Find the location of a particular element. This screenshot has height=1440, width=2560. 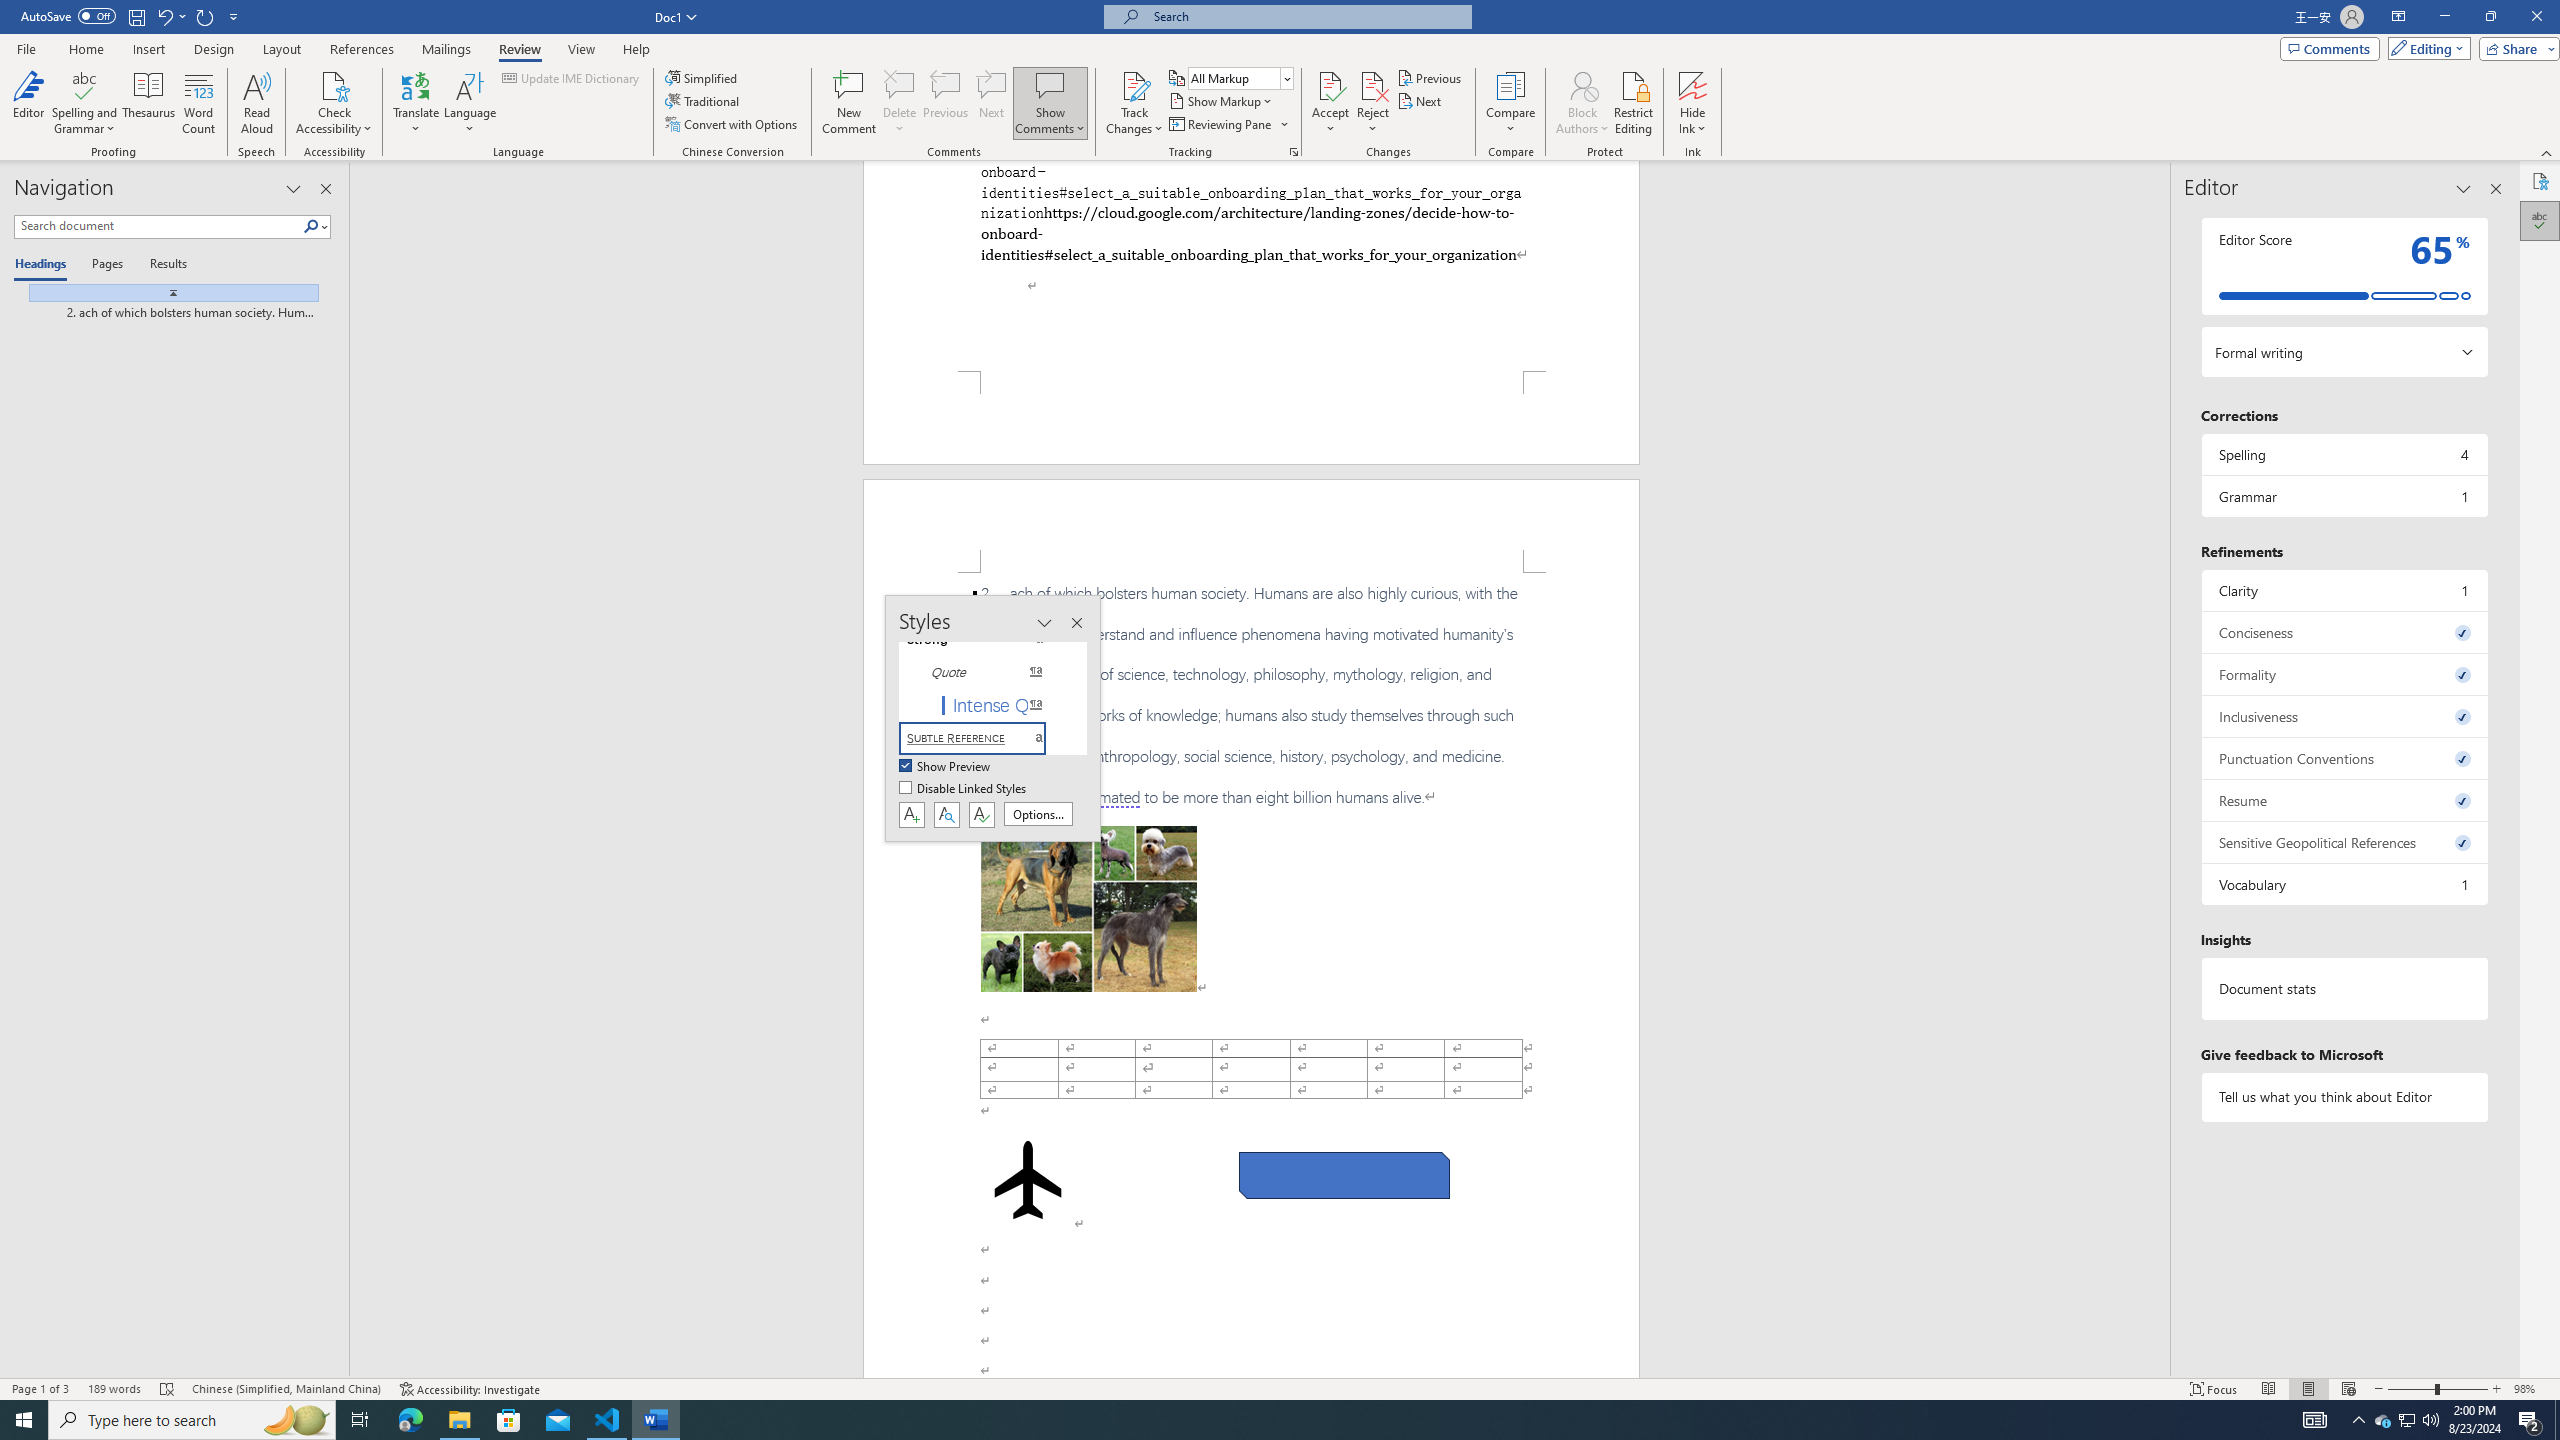

'Class: NetUIButton' is located at coordinates (982, 815).